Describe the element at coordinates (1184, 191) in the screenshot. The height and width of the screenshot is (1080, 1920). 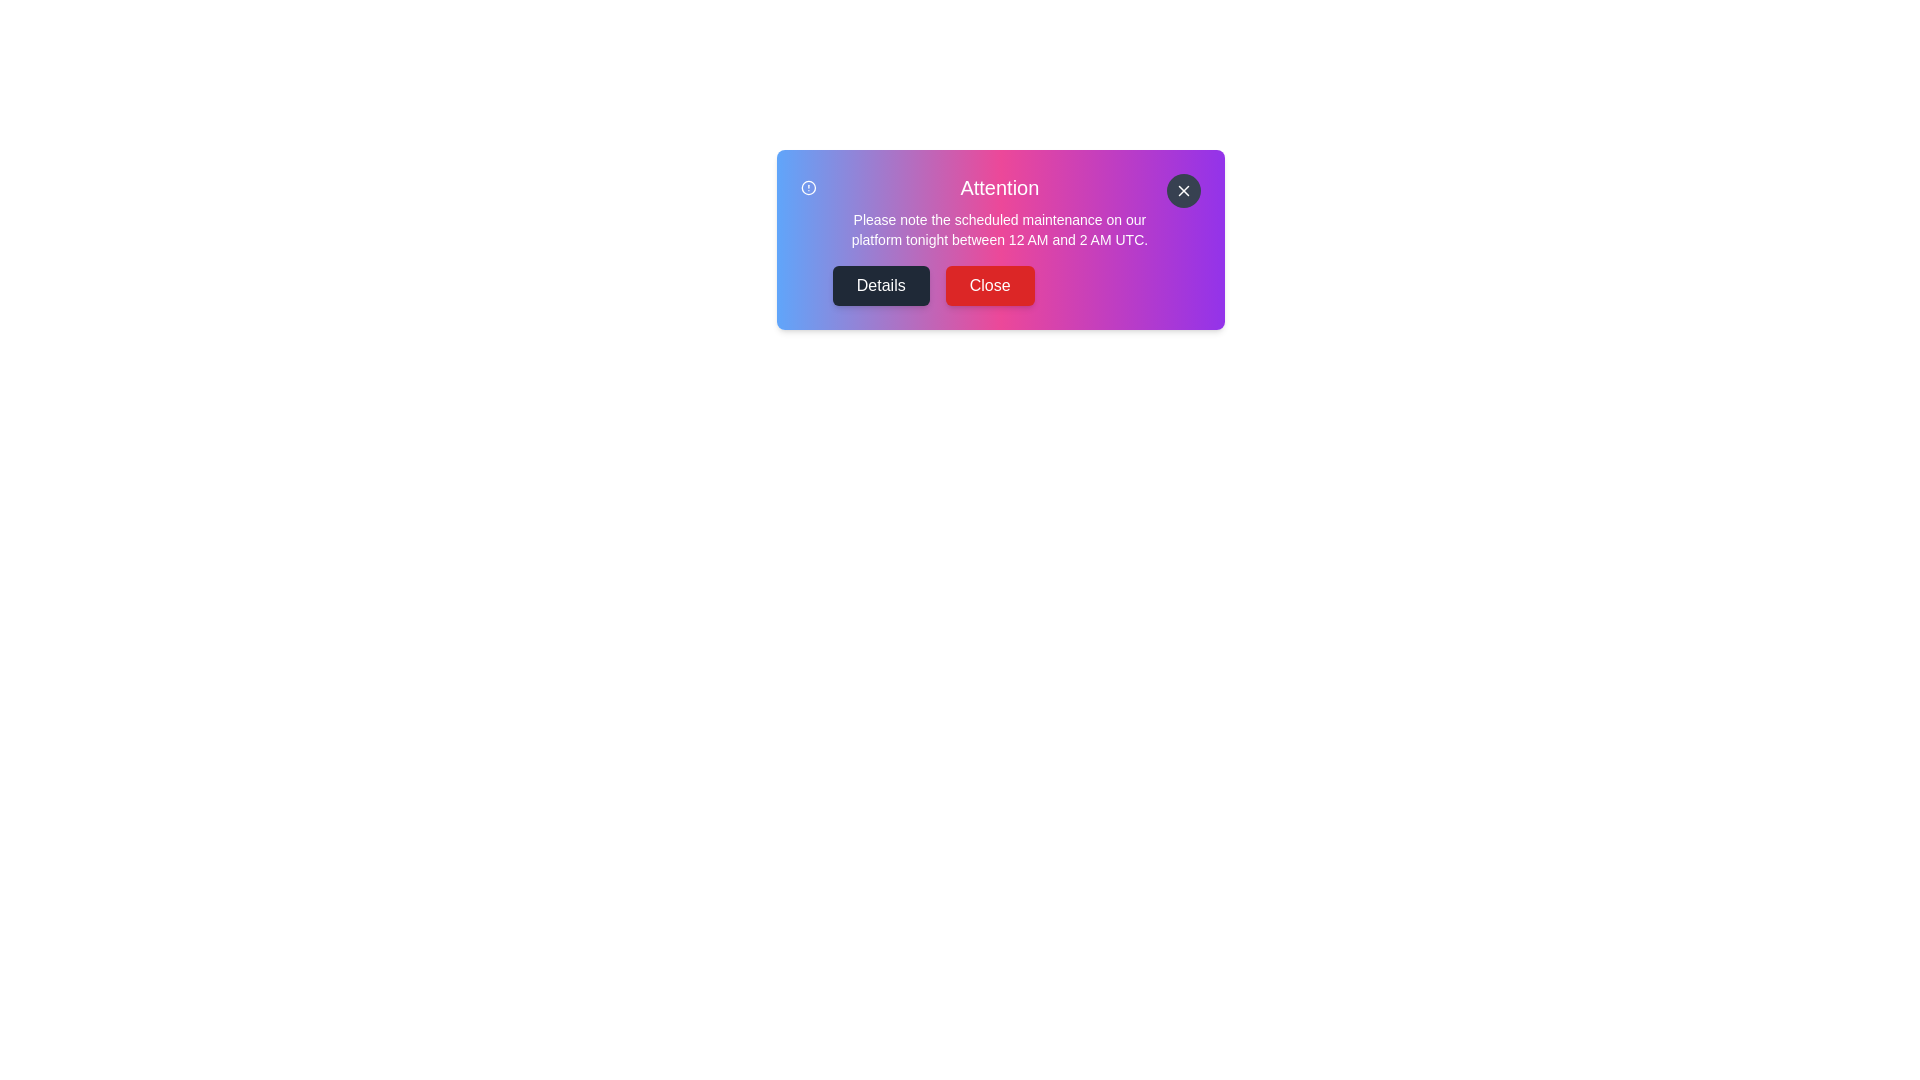
I see `the 'X' icon to close the alert` at that location.